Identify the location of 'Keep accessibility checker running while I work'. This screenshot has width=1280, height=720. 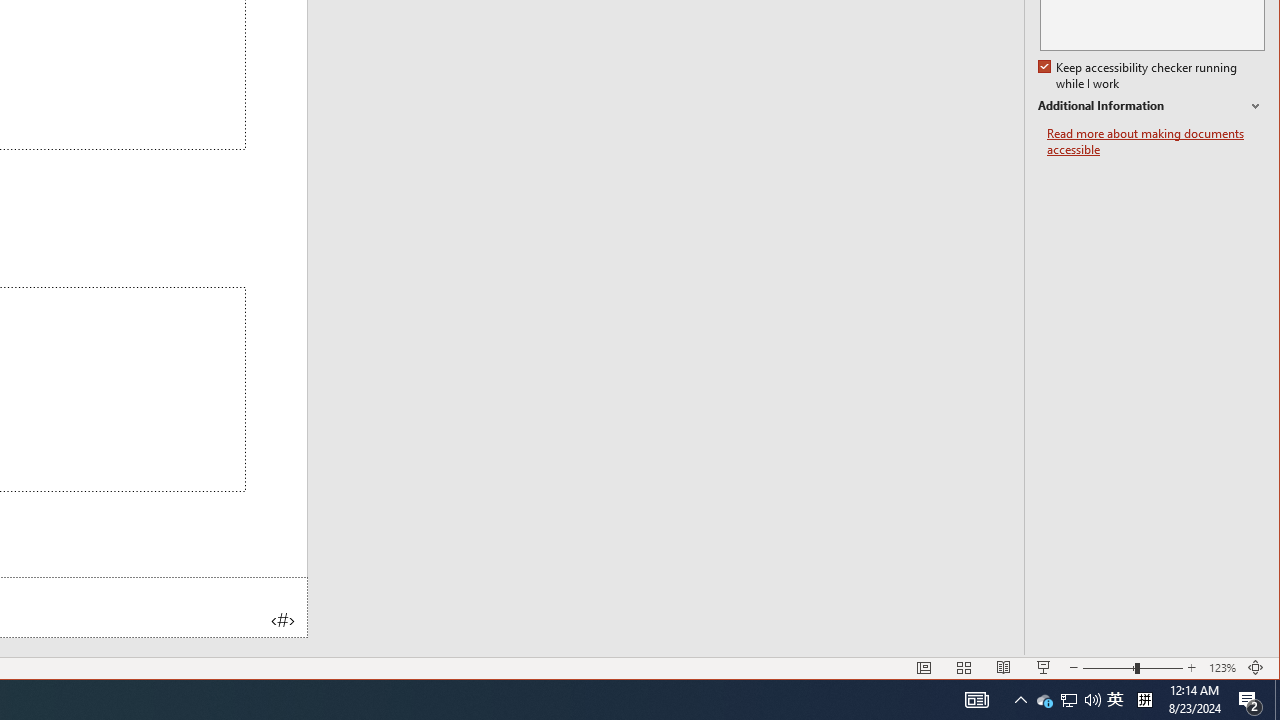
(1139, 75).